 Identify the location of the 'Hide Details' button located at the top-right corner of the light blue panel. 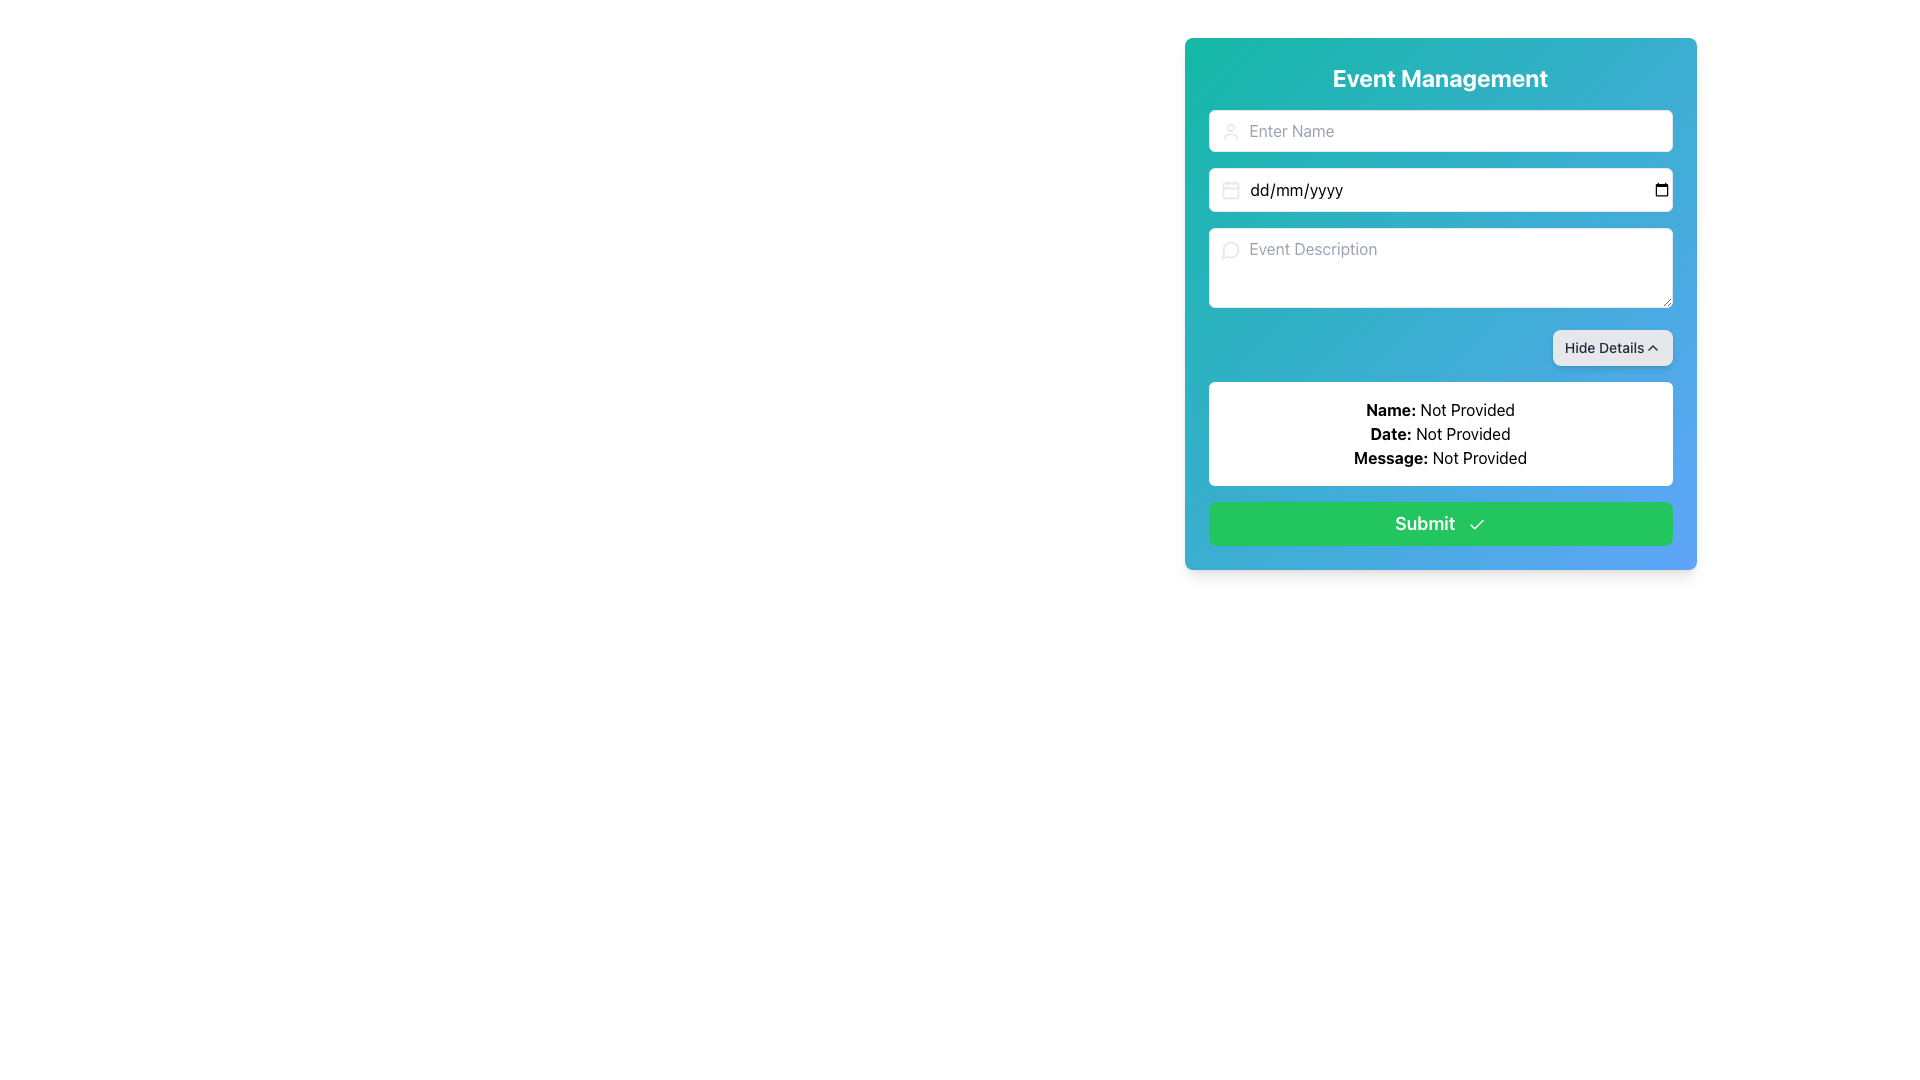
(1612, 346).